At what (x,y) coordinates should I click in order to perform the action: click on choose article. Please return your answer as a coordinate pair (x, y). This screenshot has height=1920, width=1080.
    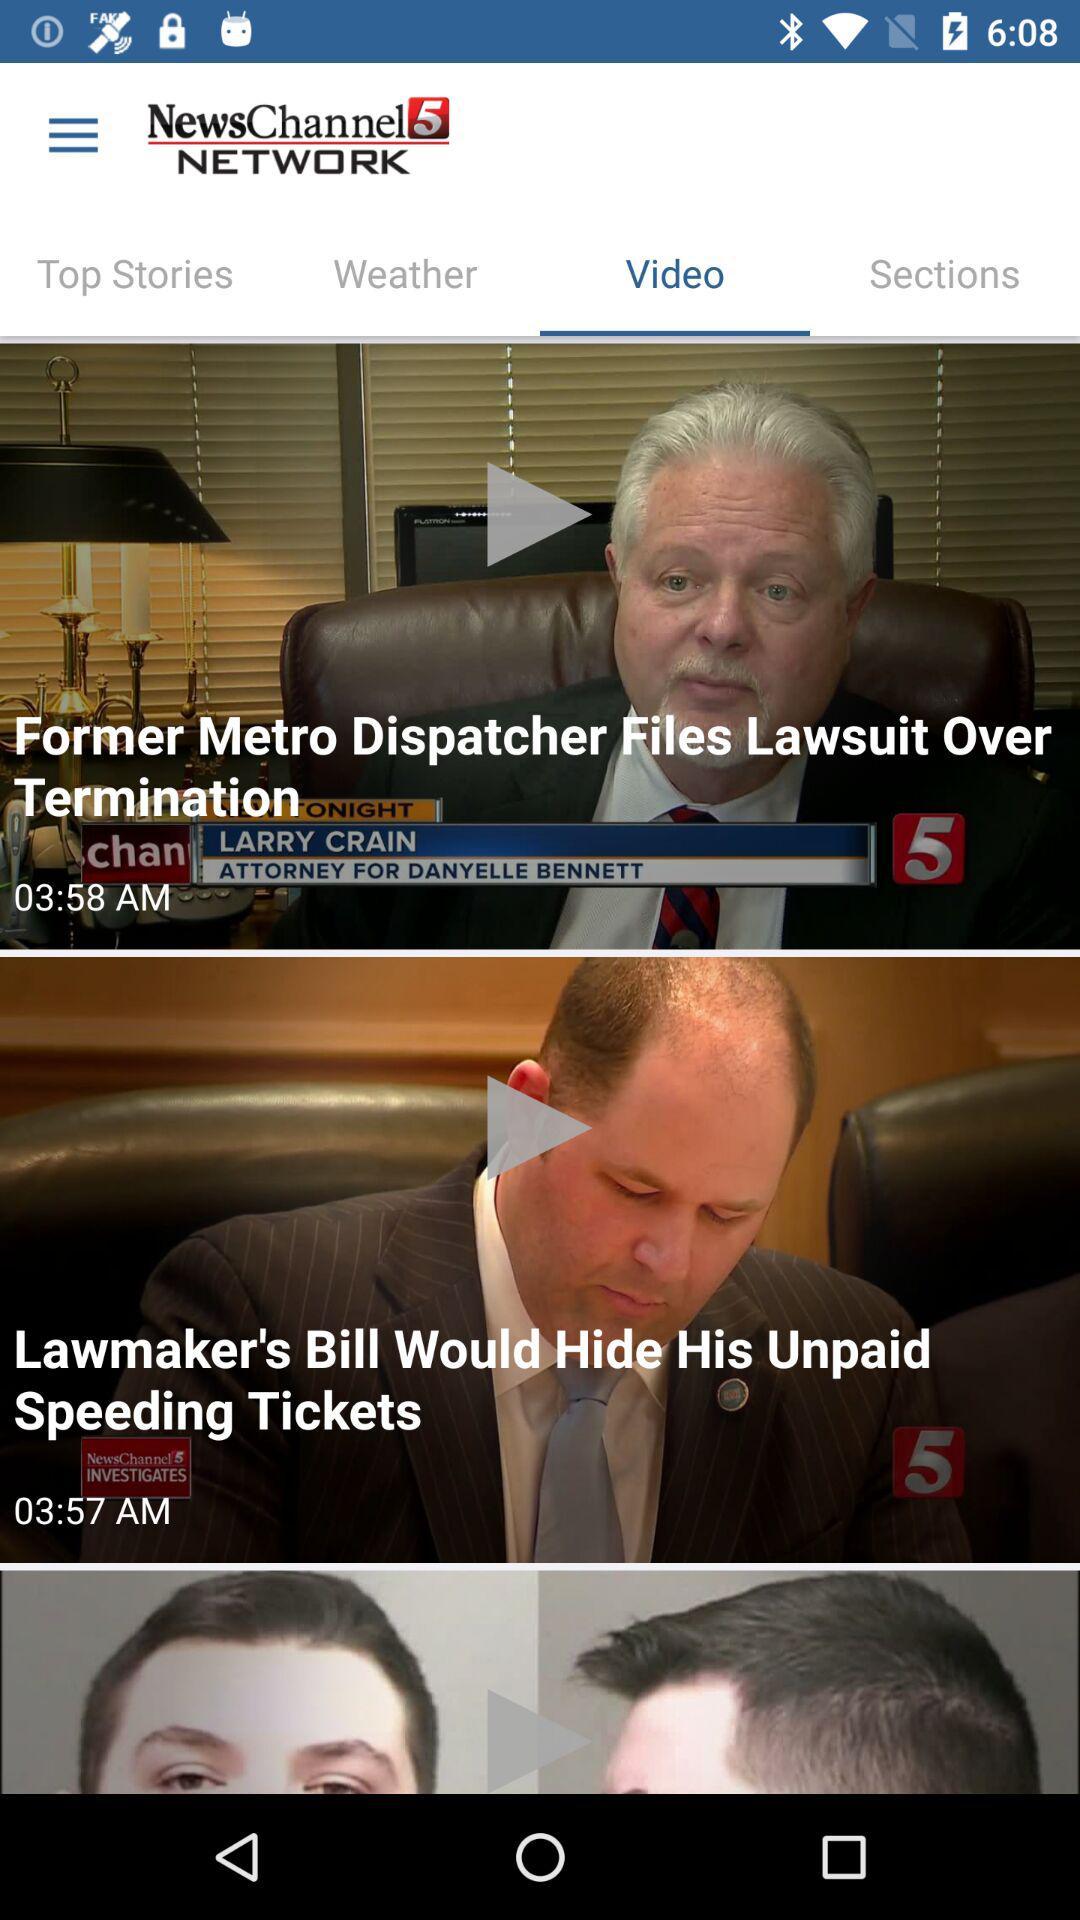
    Looking at the image, I should click on (540, 1681).